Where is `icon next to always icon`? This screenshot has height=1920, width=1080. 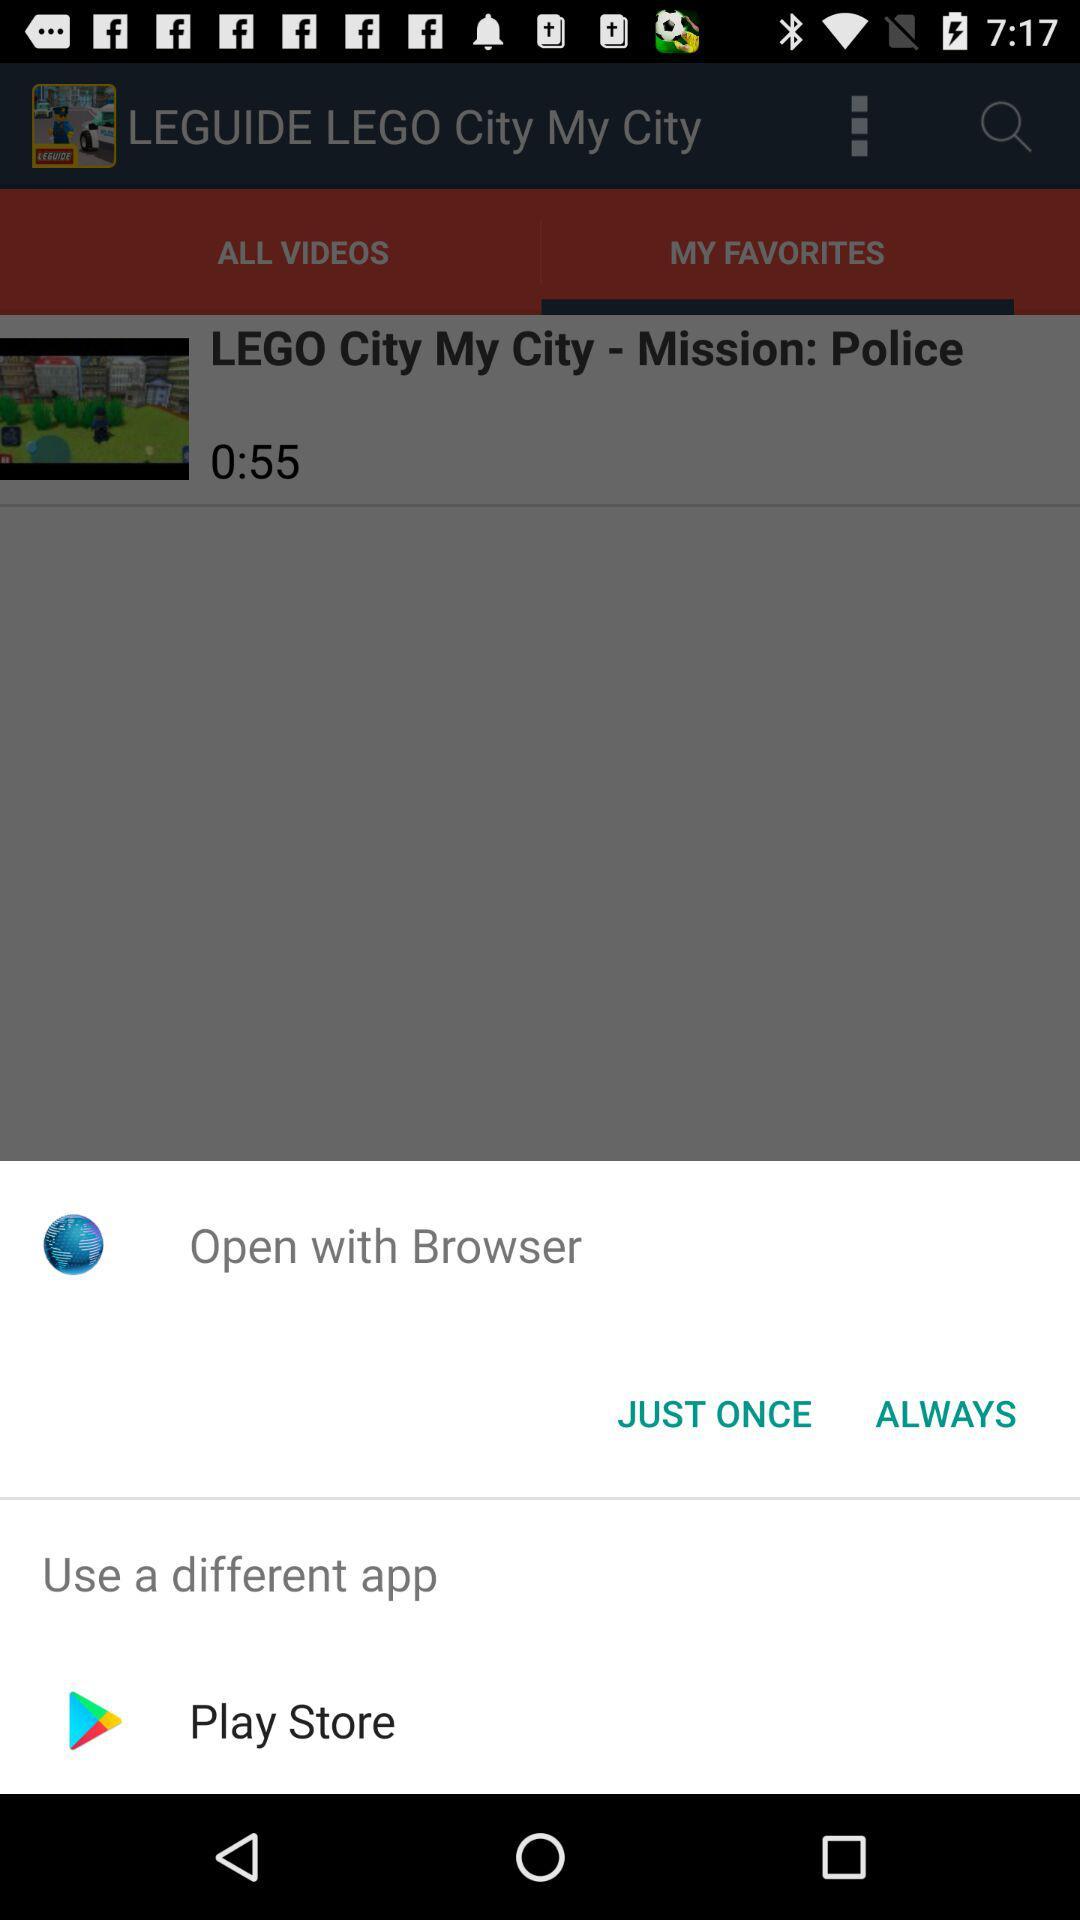 icon next to always icon is located at coordinates (713, 1411).